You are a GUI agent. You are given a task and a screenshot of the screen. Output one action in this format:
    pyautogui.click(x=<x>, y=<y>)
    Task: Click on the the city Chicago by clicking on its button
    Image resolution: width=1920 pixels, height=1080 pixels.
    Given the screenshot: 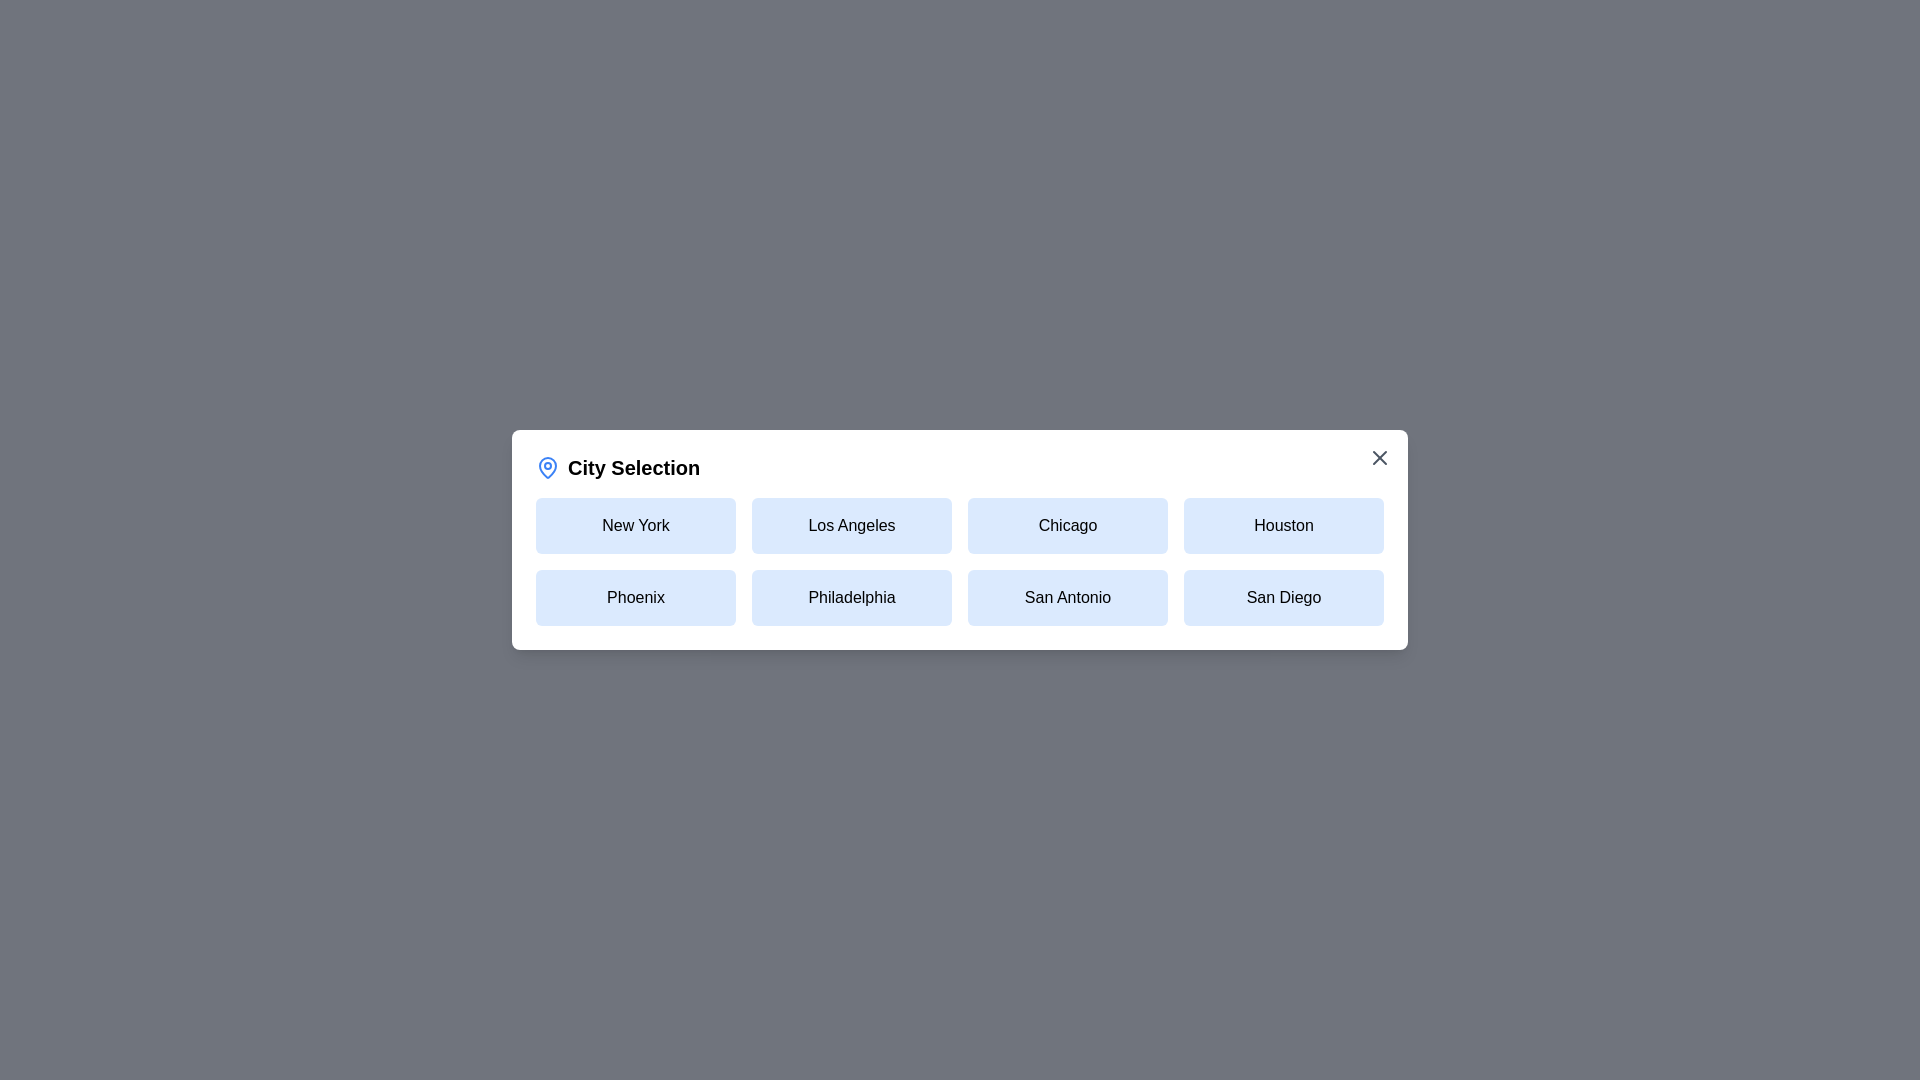 What is the action you would take?
    pyautogui.click(x=1067, y=524)
    